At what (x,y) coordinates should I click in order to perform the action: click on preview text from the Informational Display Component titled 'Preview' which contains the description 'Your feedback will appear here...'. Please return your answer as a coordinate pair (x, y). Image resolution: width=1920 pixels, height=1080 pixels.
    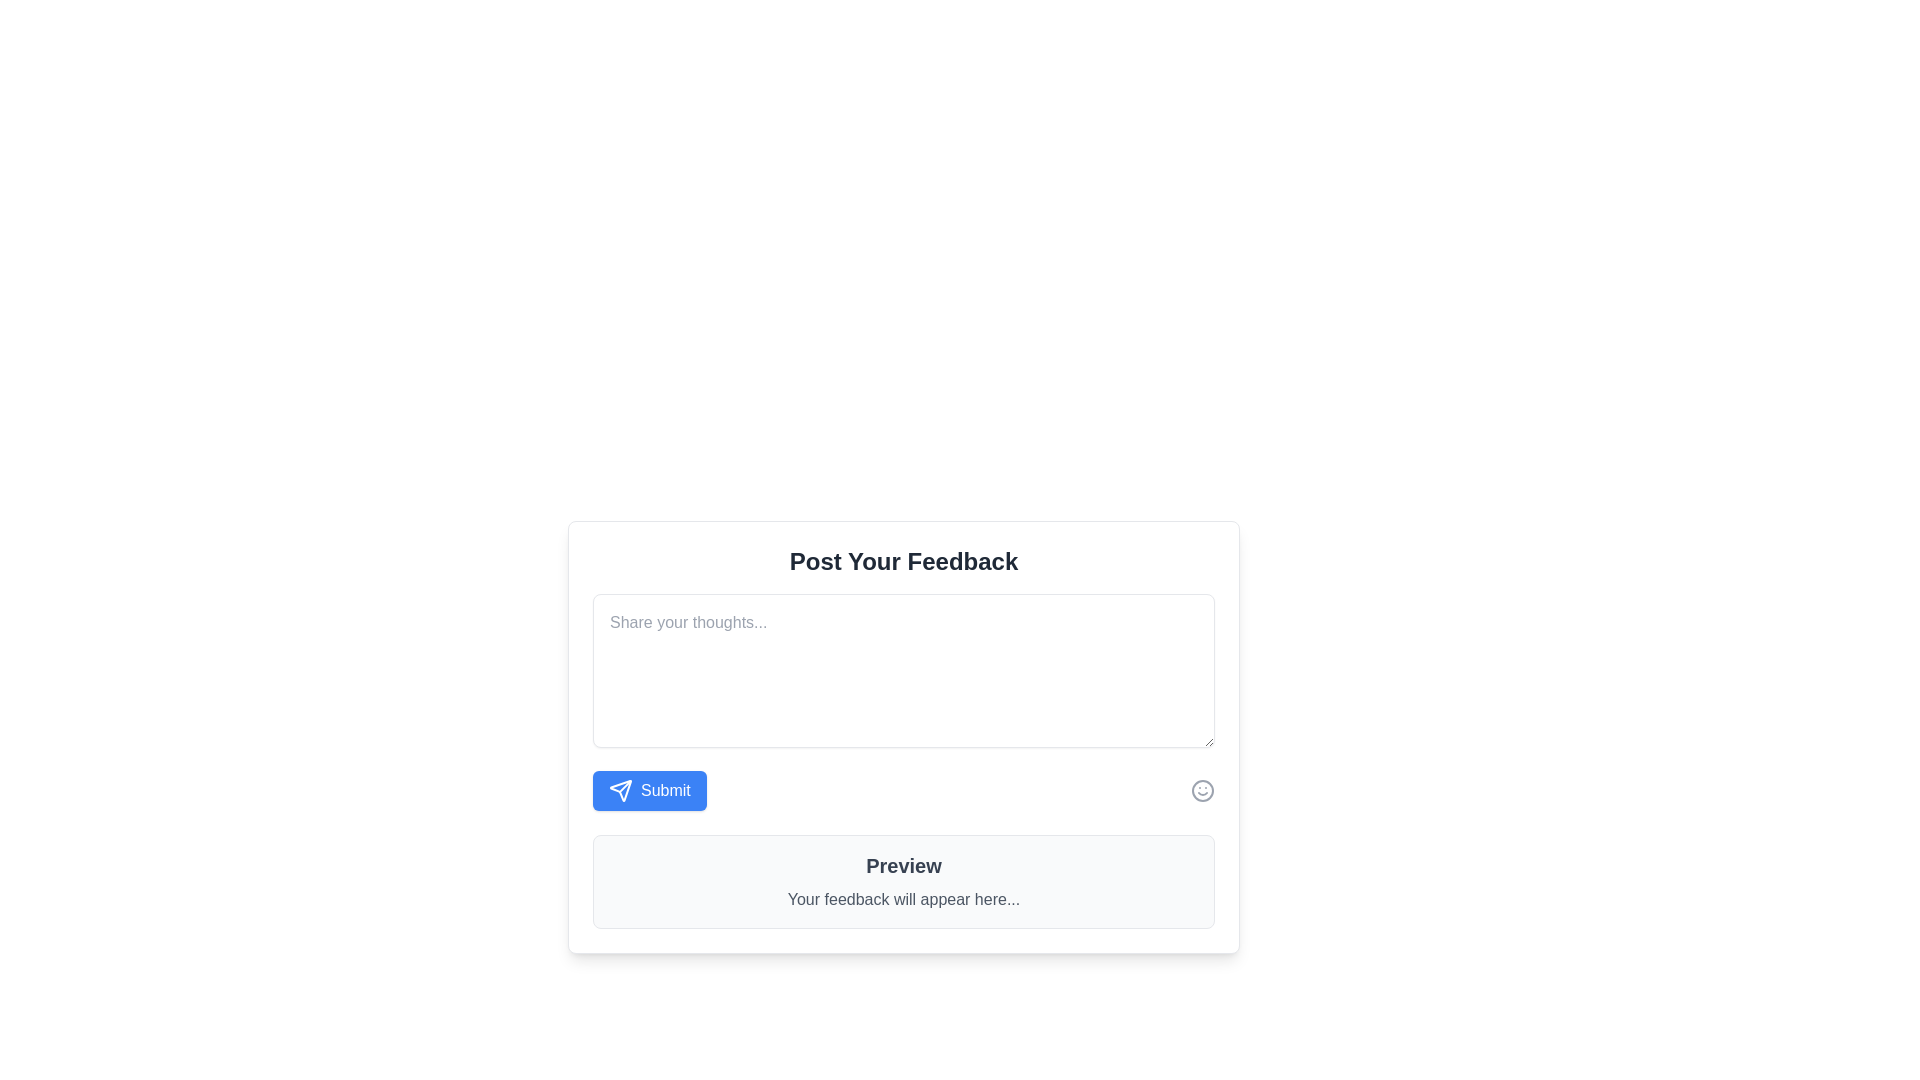
    Looking at the image, I should click on (902, 881).